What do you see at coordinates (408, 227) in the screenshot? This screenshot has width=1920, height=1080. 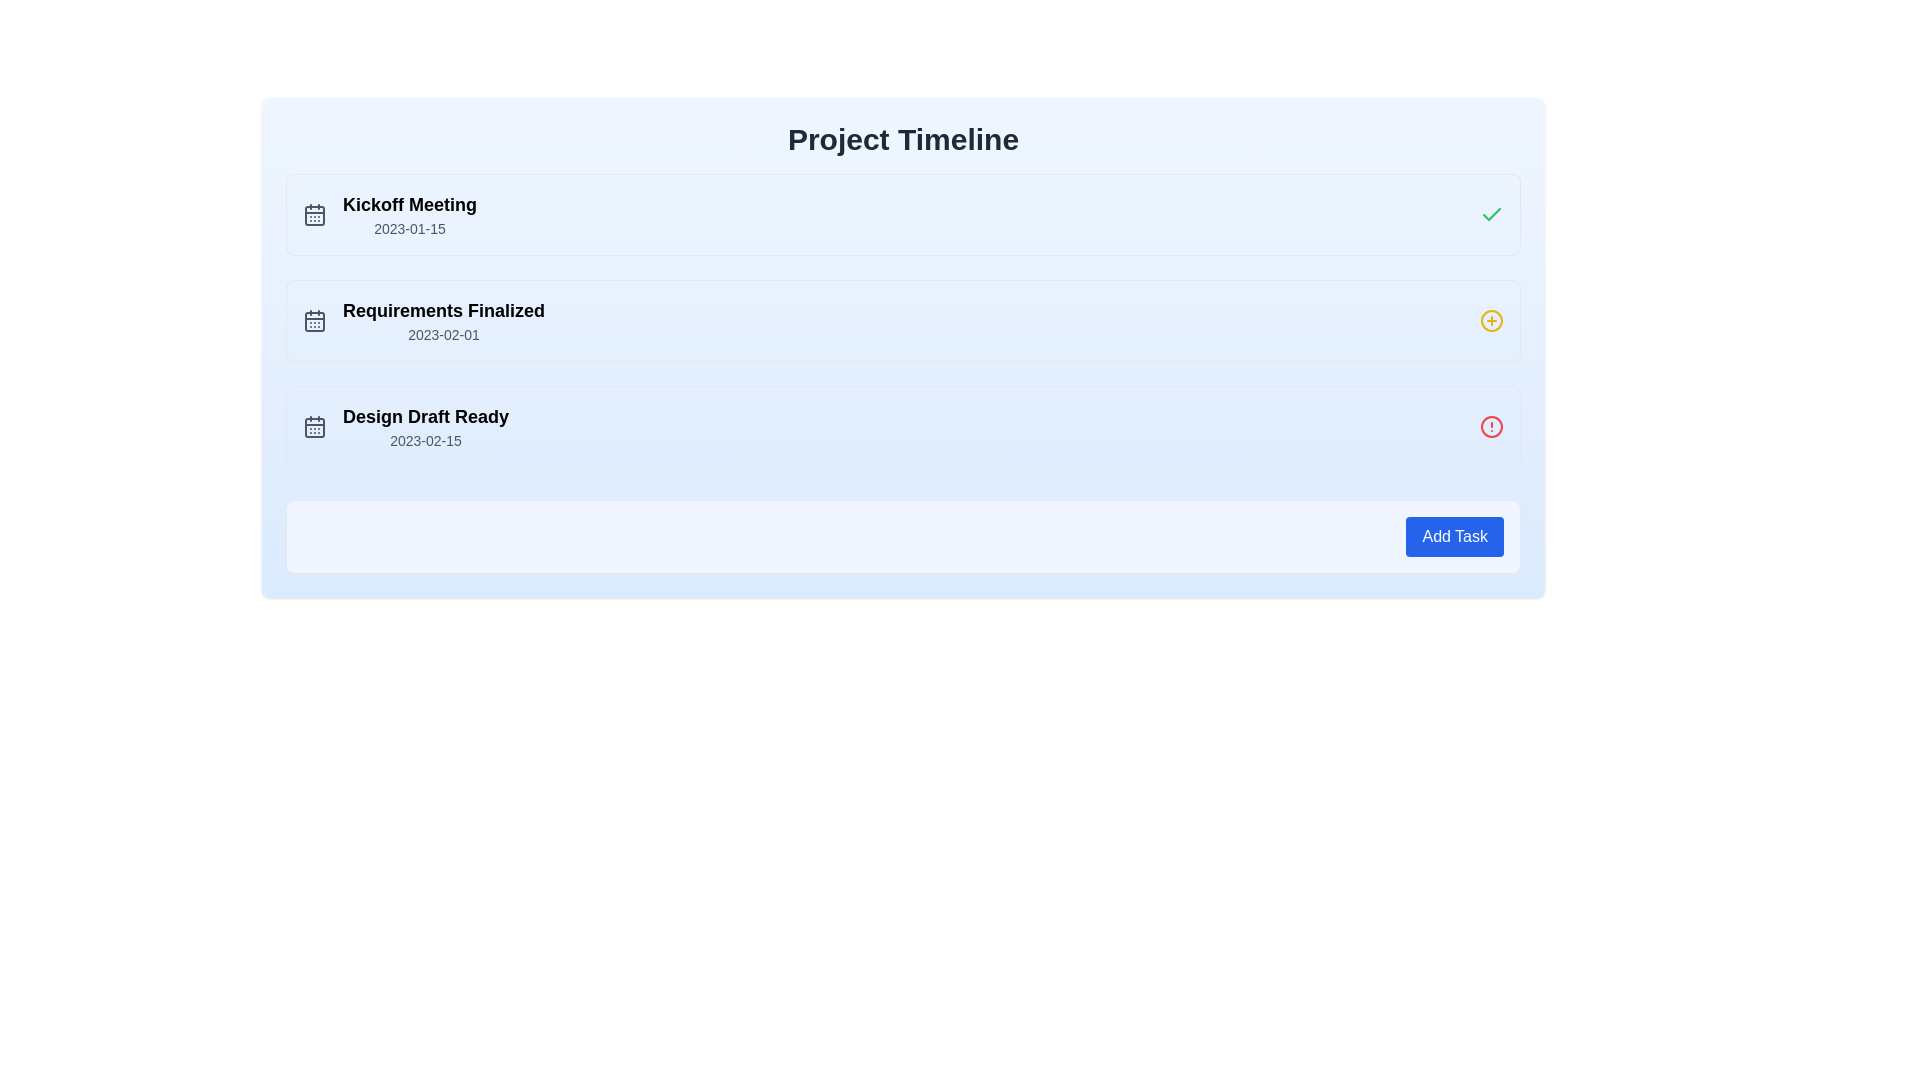 I see `the static text label displaying the date '2023-01-15', which is positioned below the bold text label 'Kickoff Meeting' in the first card of the vertical list` at bounding box center [408, 227].